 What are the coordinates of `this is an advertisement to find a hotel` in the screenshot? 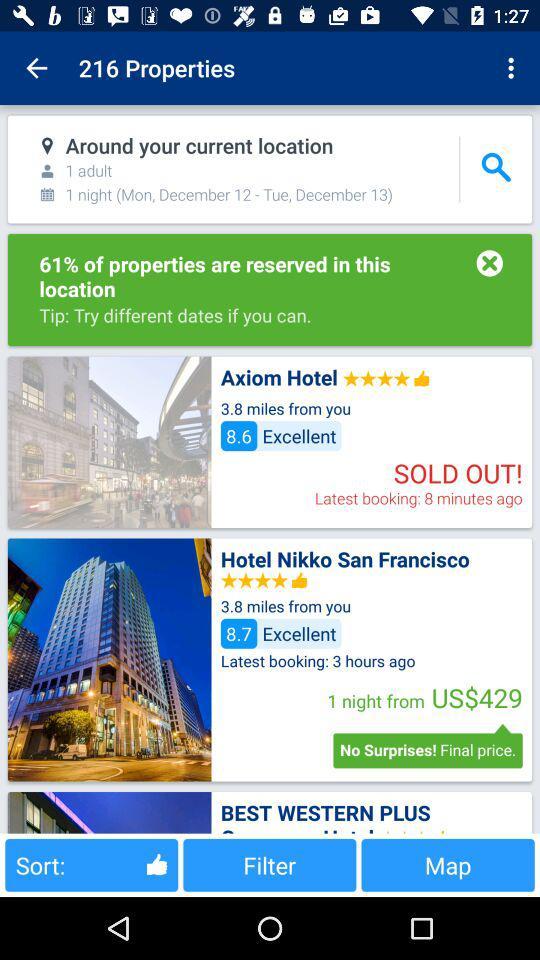 It's located at (109, 659).